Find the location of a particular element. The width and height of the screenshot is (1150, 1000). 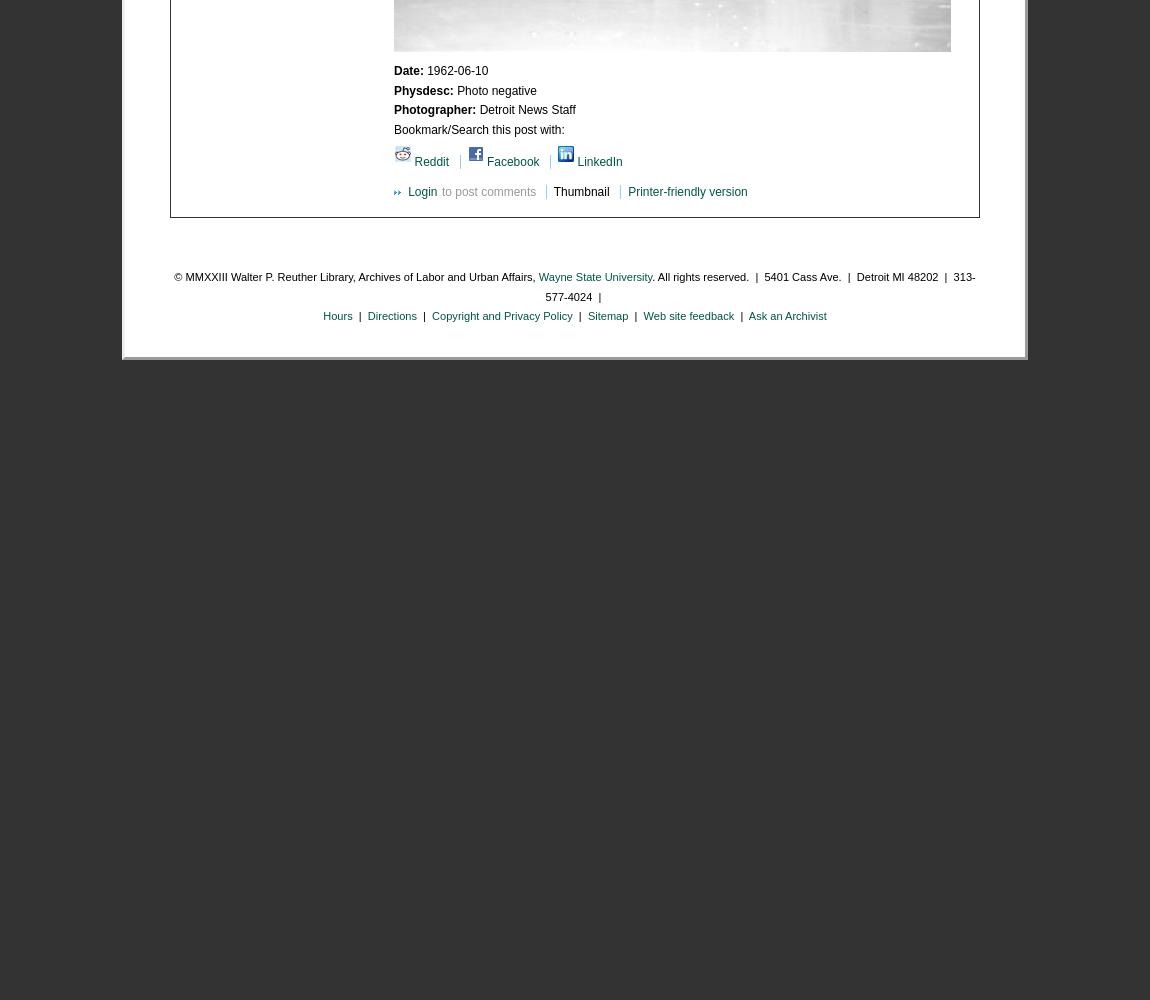

'to post comments' is located at coordinates (487, 190).